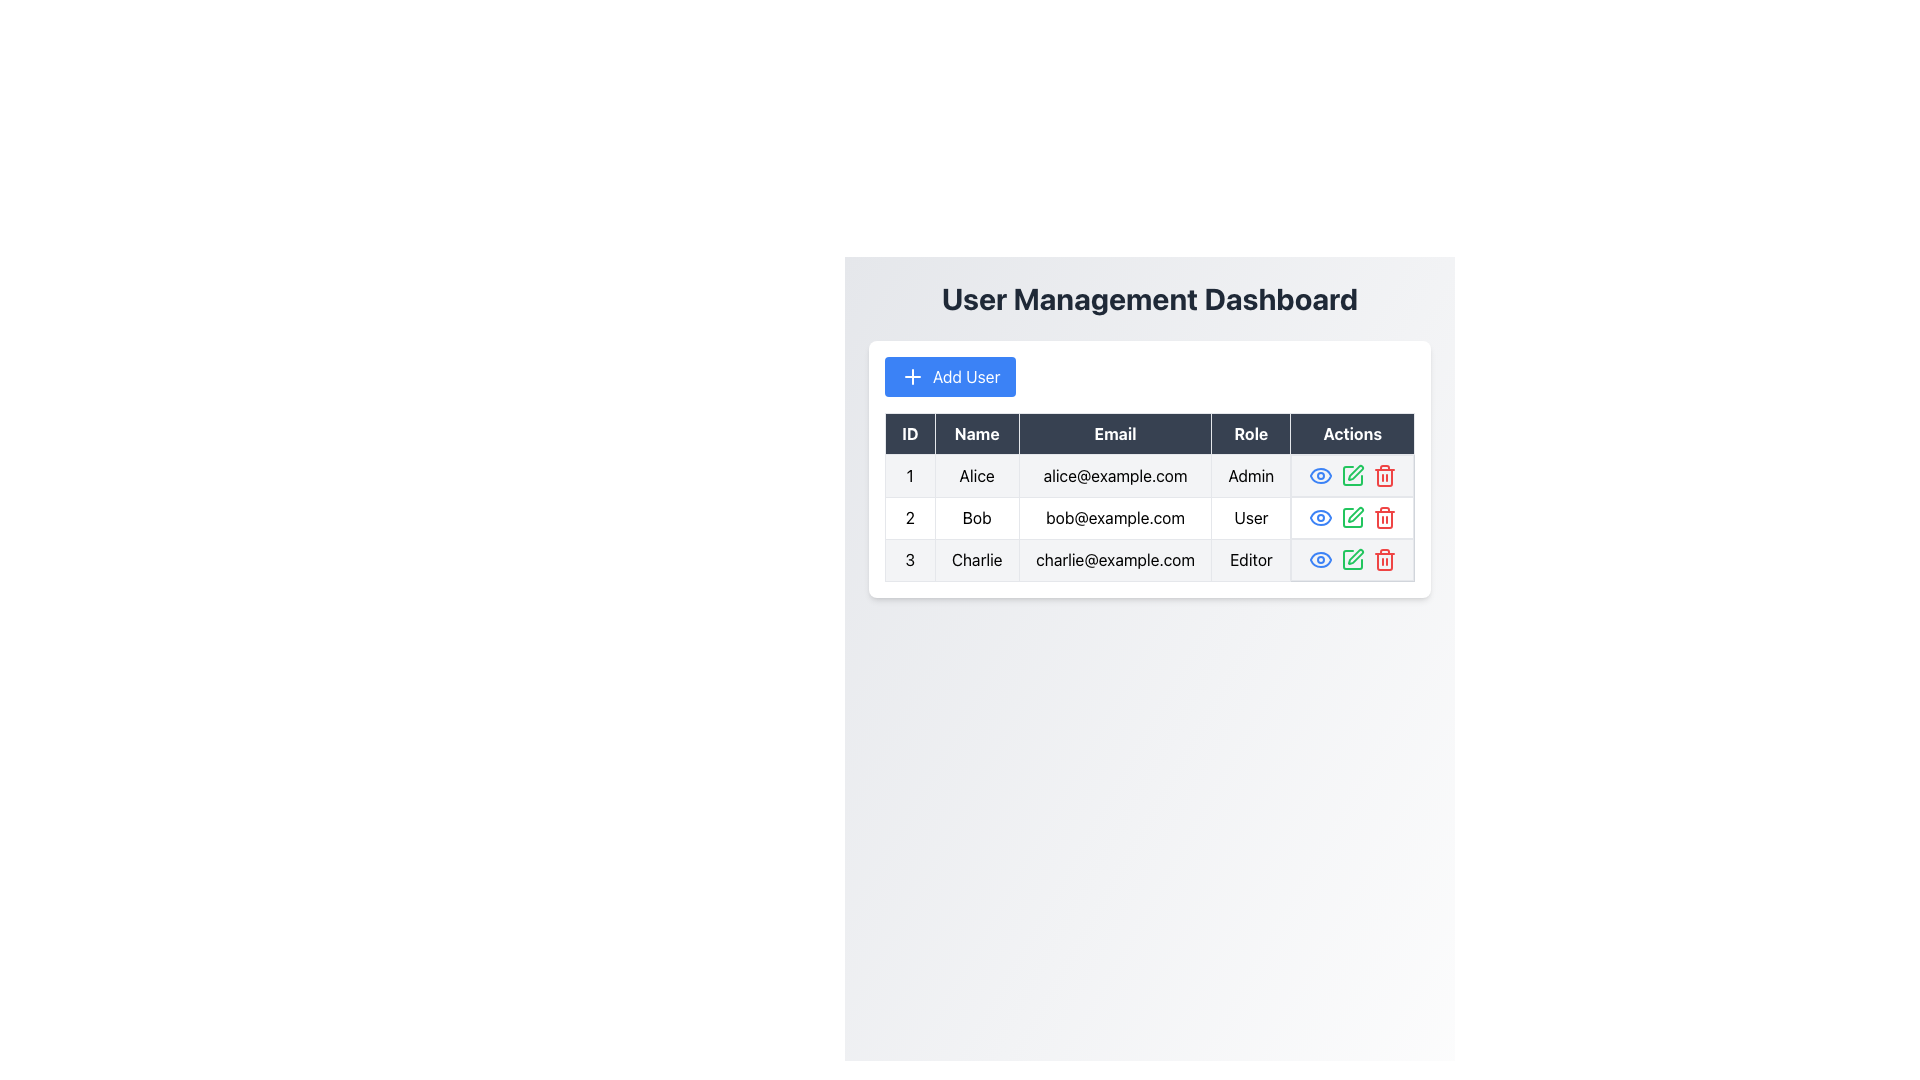 This screenshot has width=1920, height=1080. What do you see at coordinates (1114, 475) in the screenshot?
I see `the Text Display that shows the email address of user 'Alice' in the third column of the first row under the 'User Management Dashboard'` at bounding box center [1114, 475].